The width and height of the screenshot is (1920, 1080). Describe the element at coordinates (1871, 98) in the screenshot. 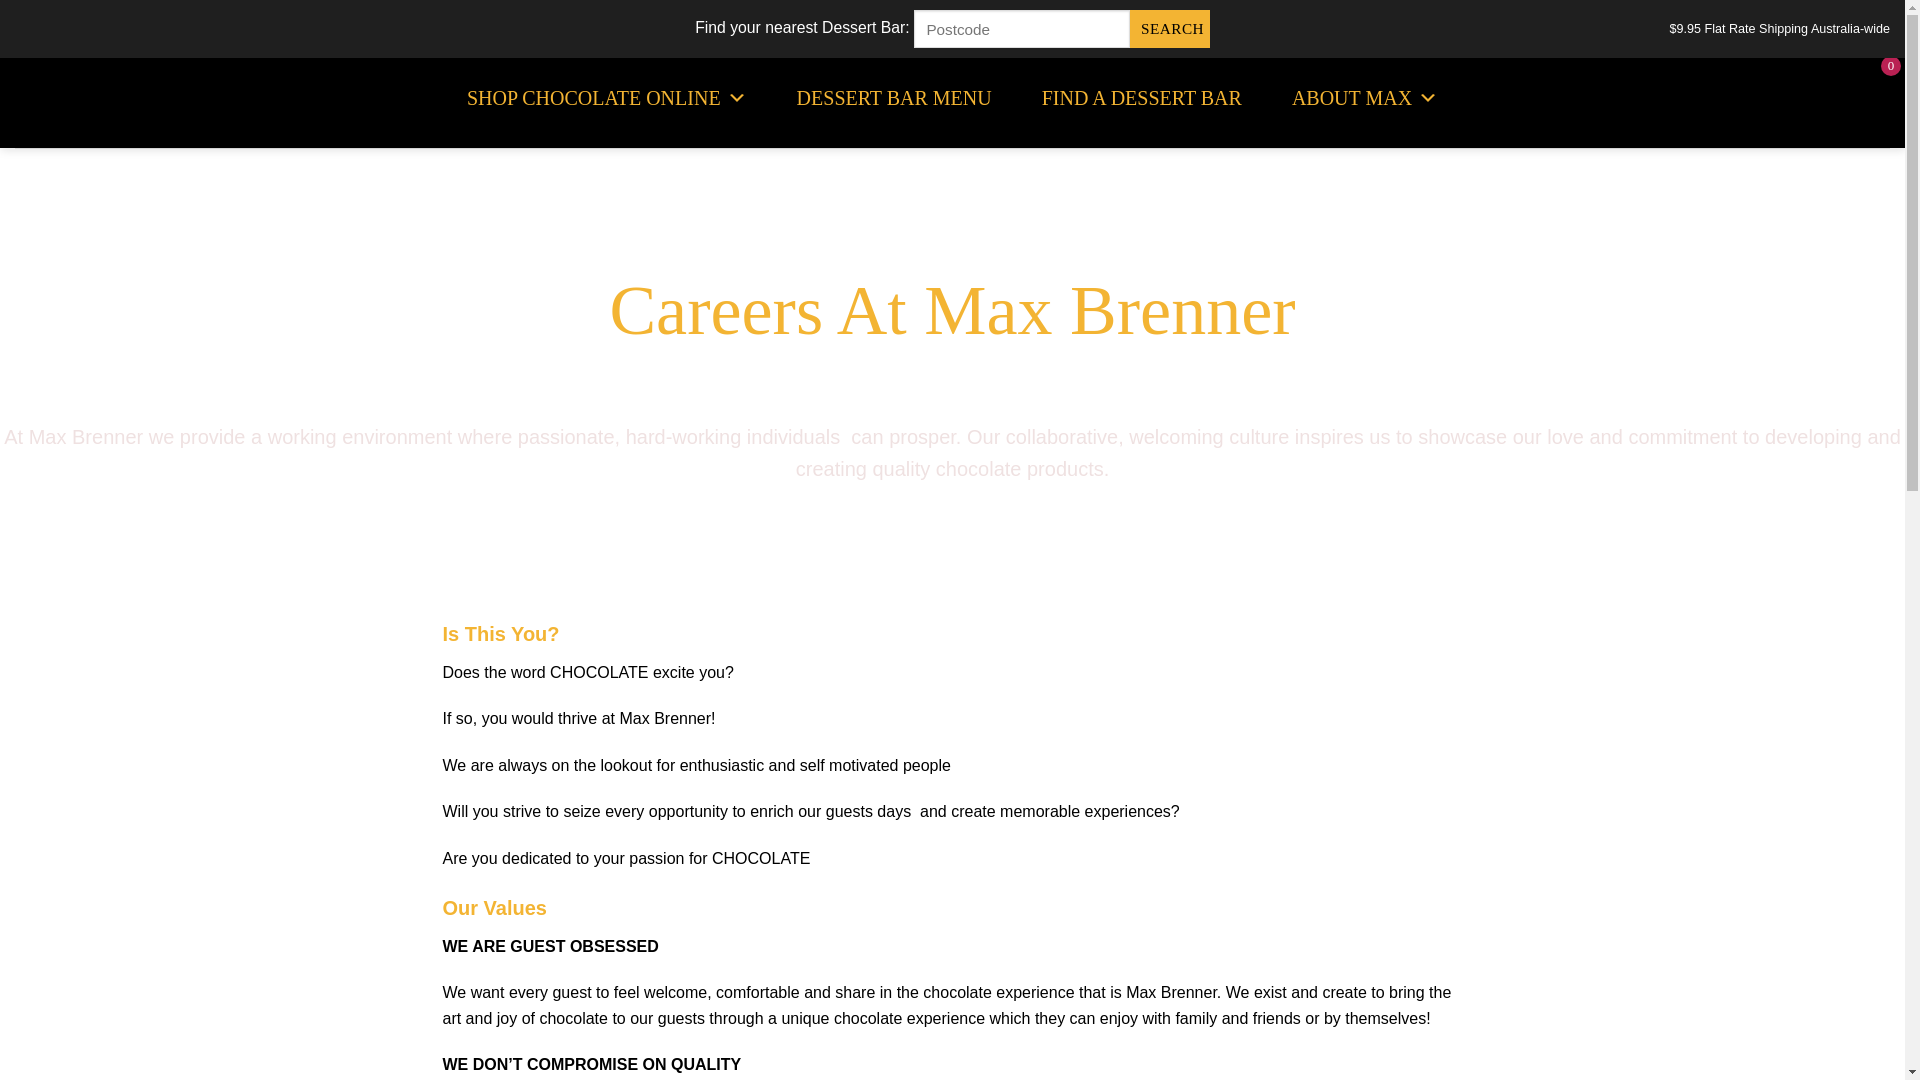

I see `'0'` at that location.